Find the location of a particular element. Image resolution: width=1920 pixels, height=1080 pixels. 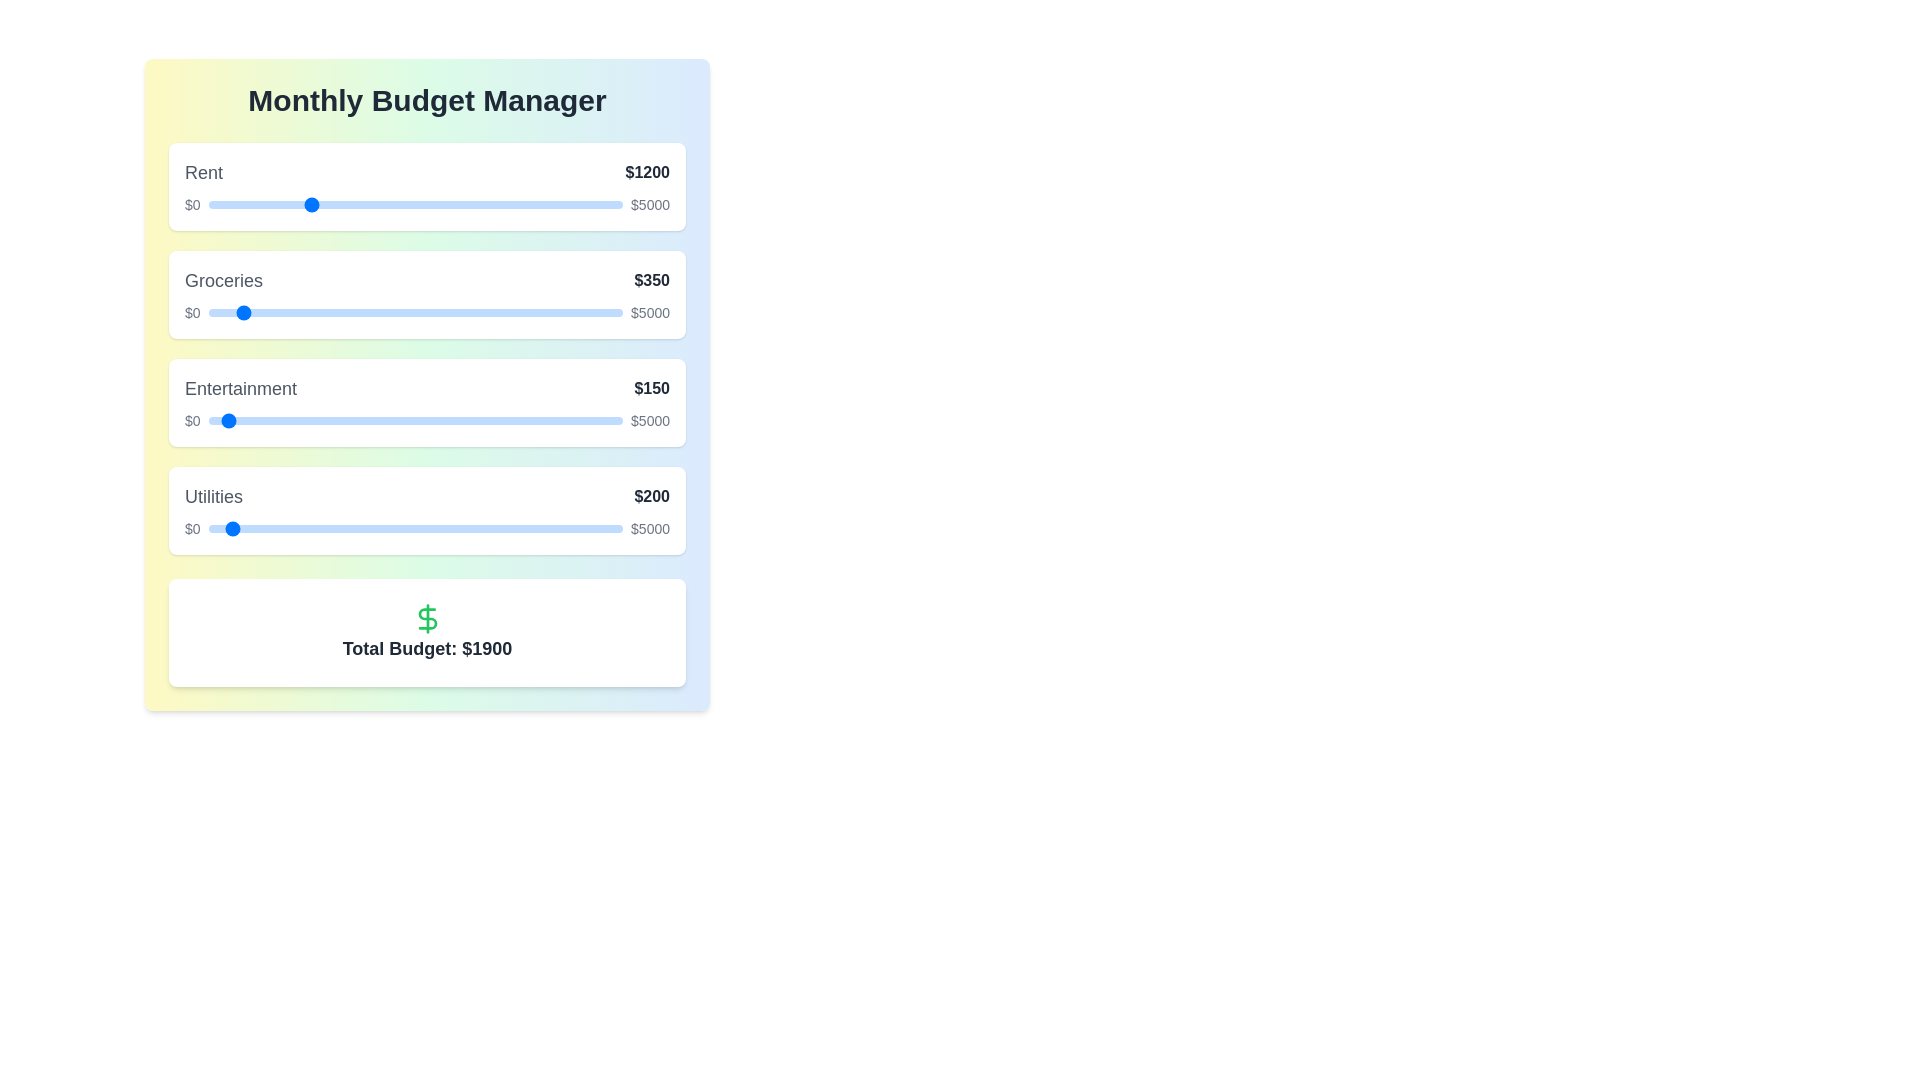

the 'Utilities' slider is located at coordinates (403, 527).